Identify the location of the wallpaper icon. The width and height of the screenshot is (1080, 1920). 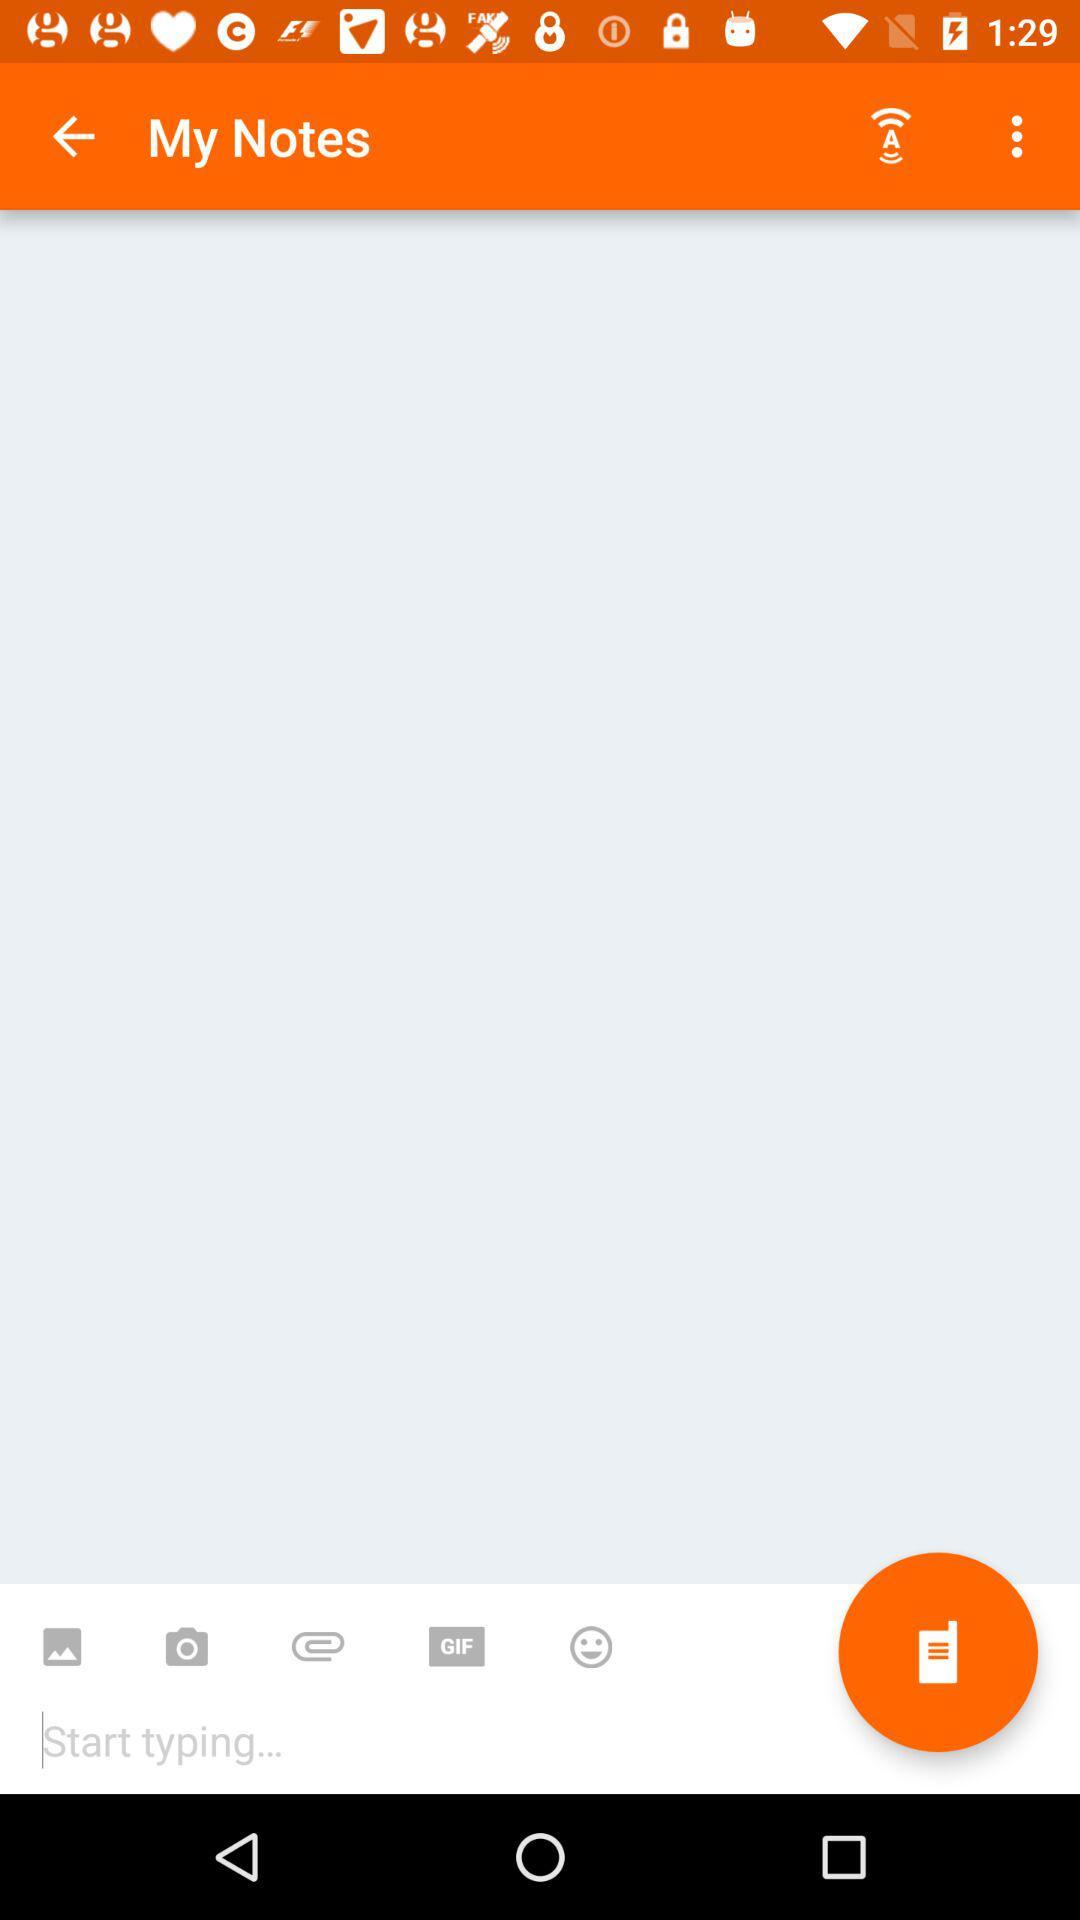
(60, 1633).